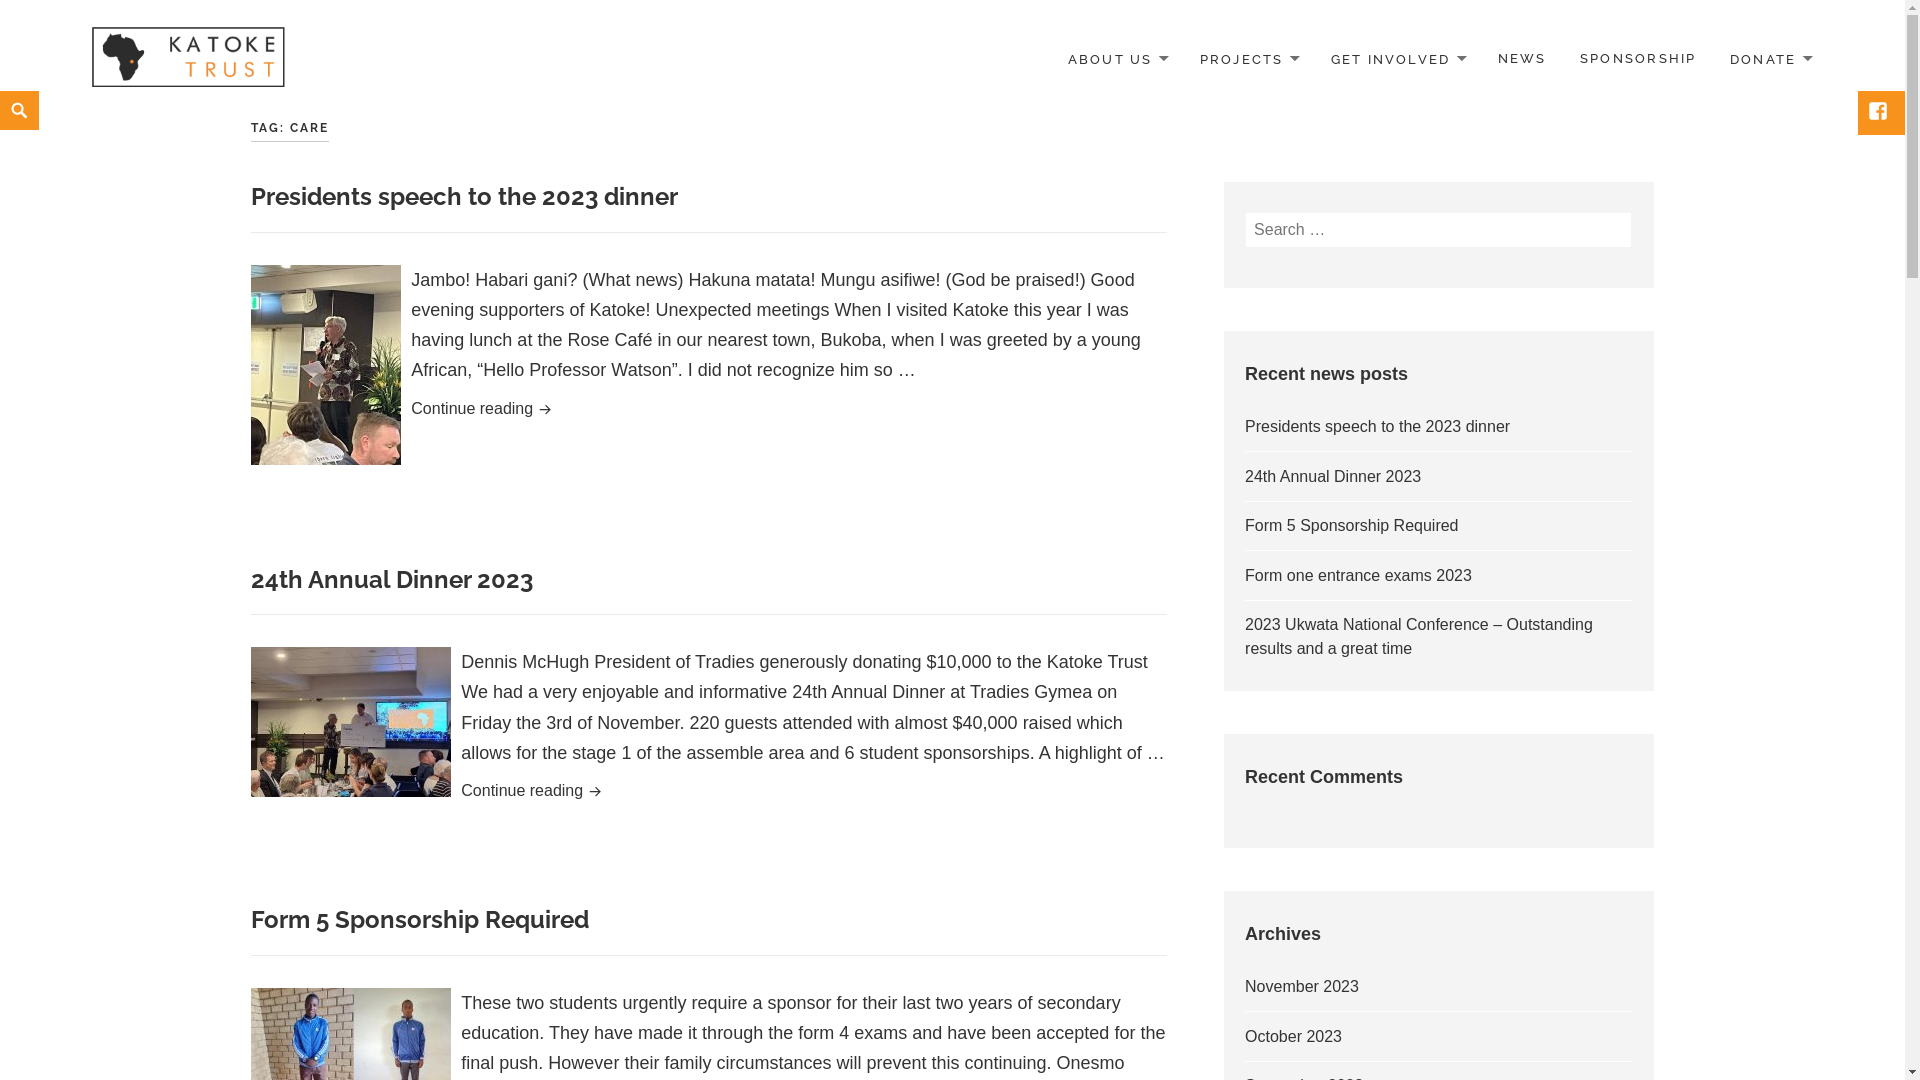 This screenshot has height=1080, width=1920. I want to click on 'ABOUT US', so click(1116, 58).